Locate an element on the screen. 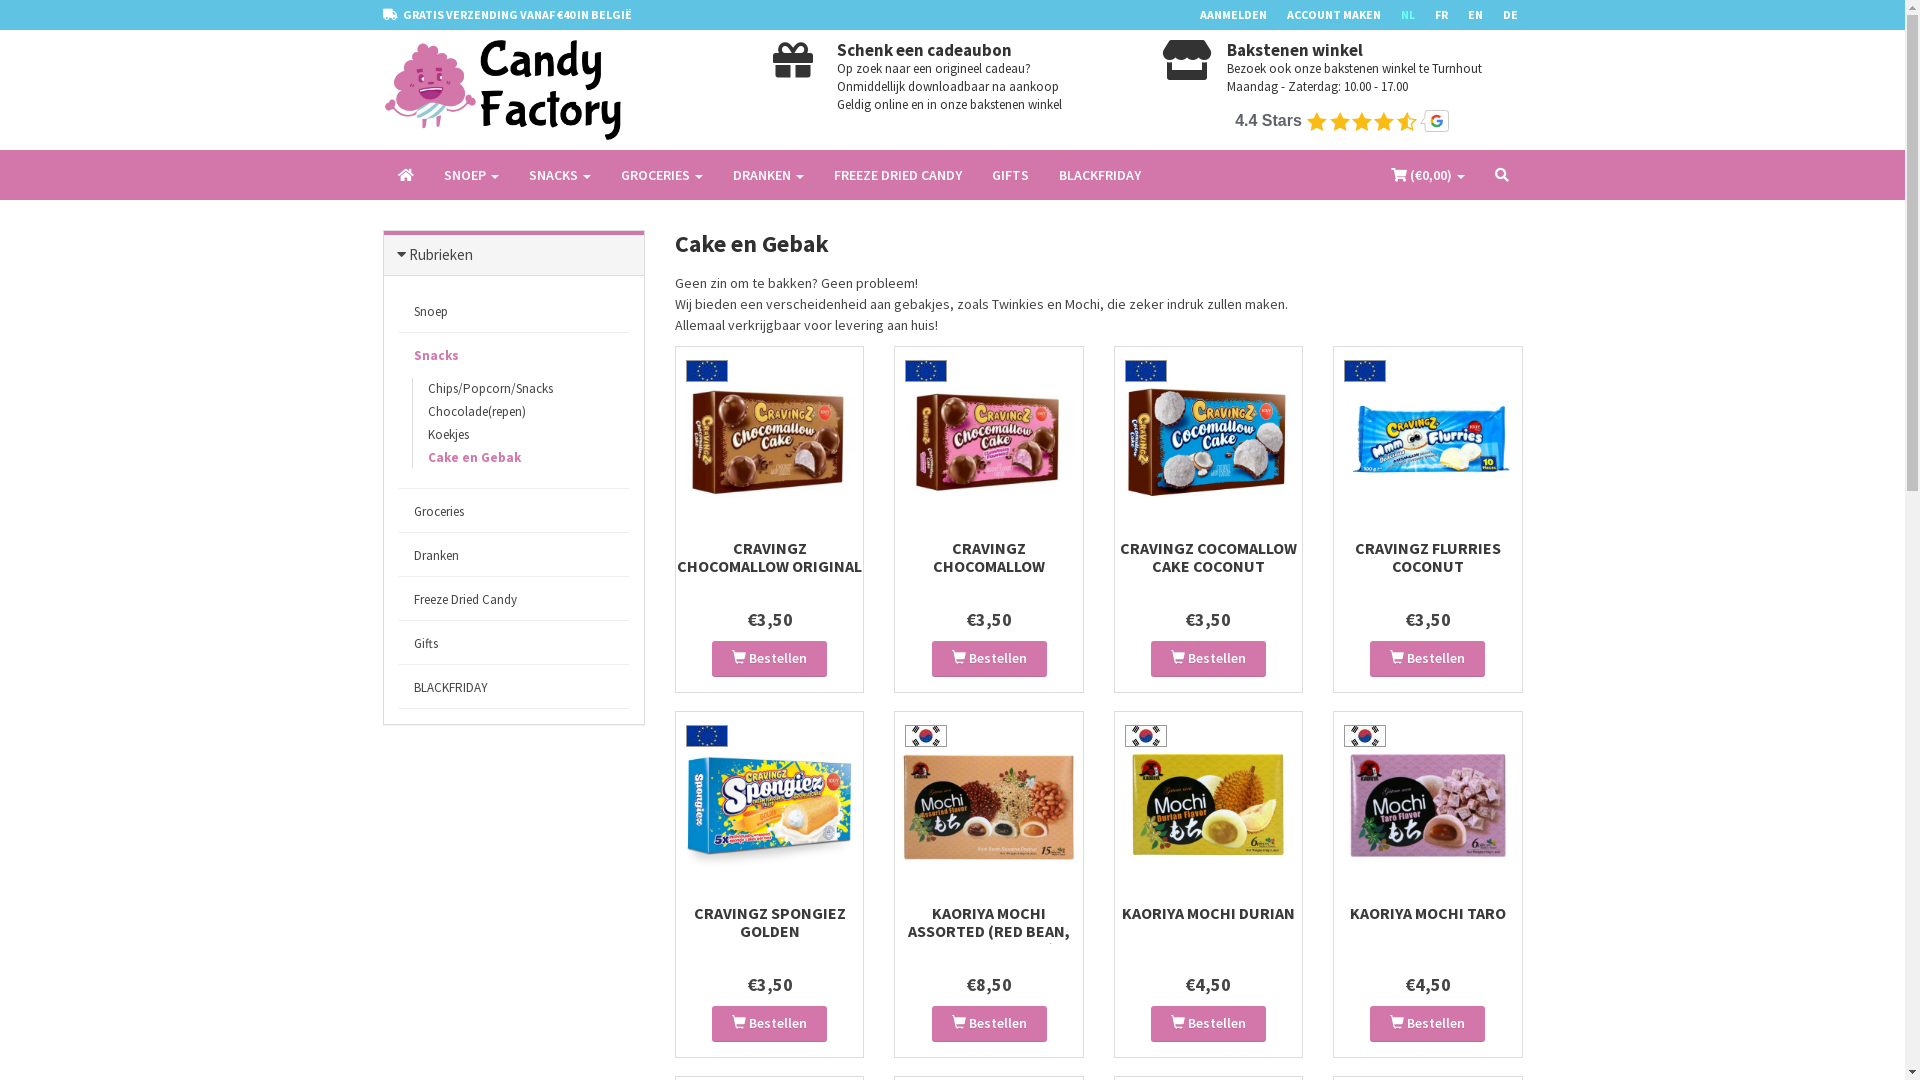 This screenshot has height=1080, width=1920. 'DRANKEN' is located at coordinates (767, 173).